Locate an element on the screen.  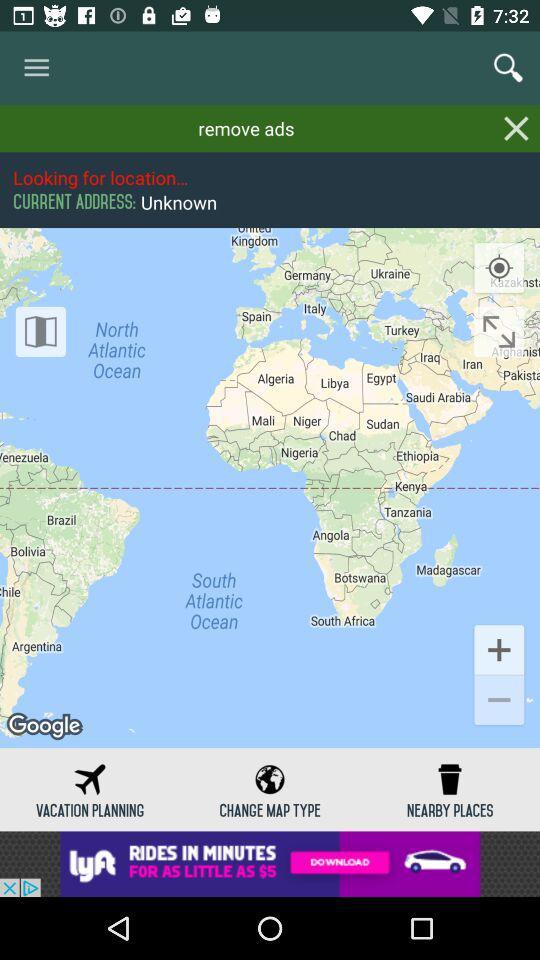
maximize screen is located at coordinates (498, 331).